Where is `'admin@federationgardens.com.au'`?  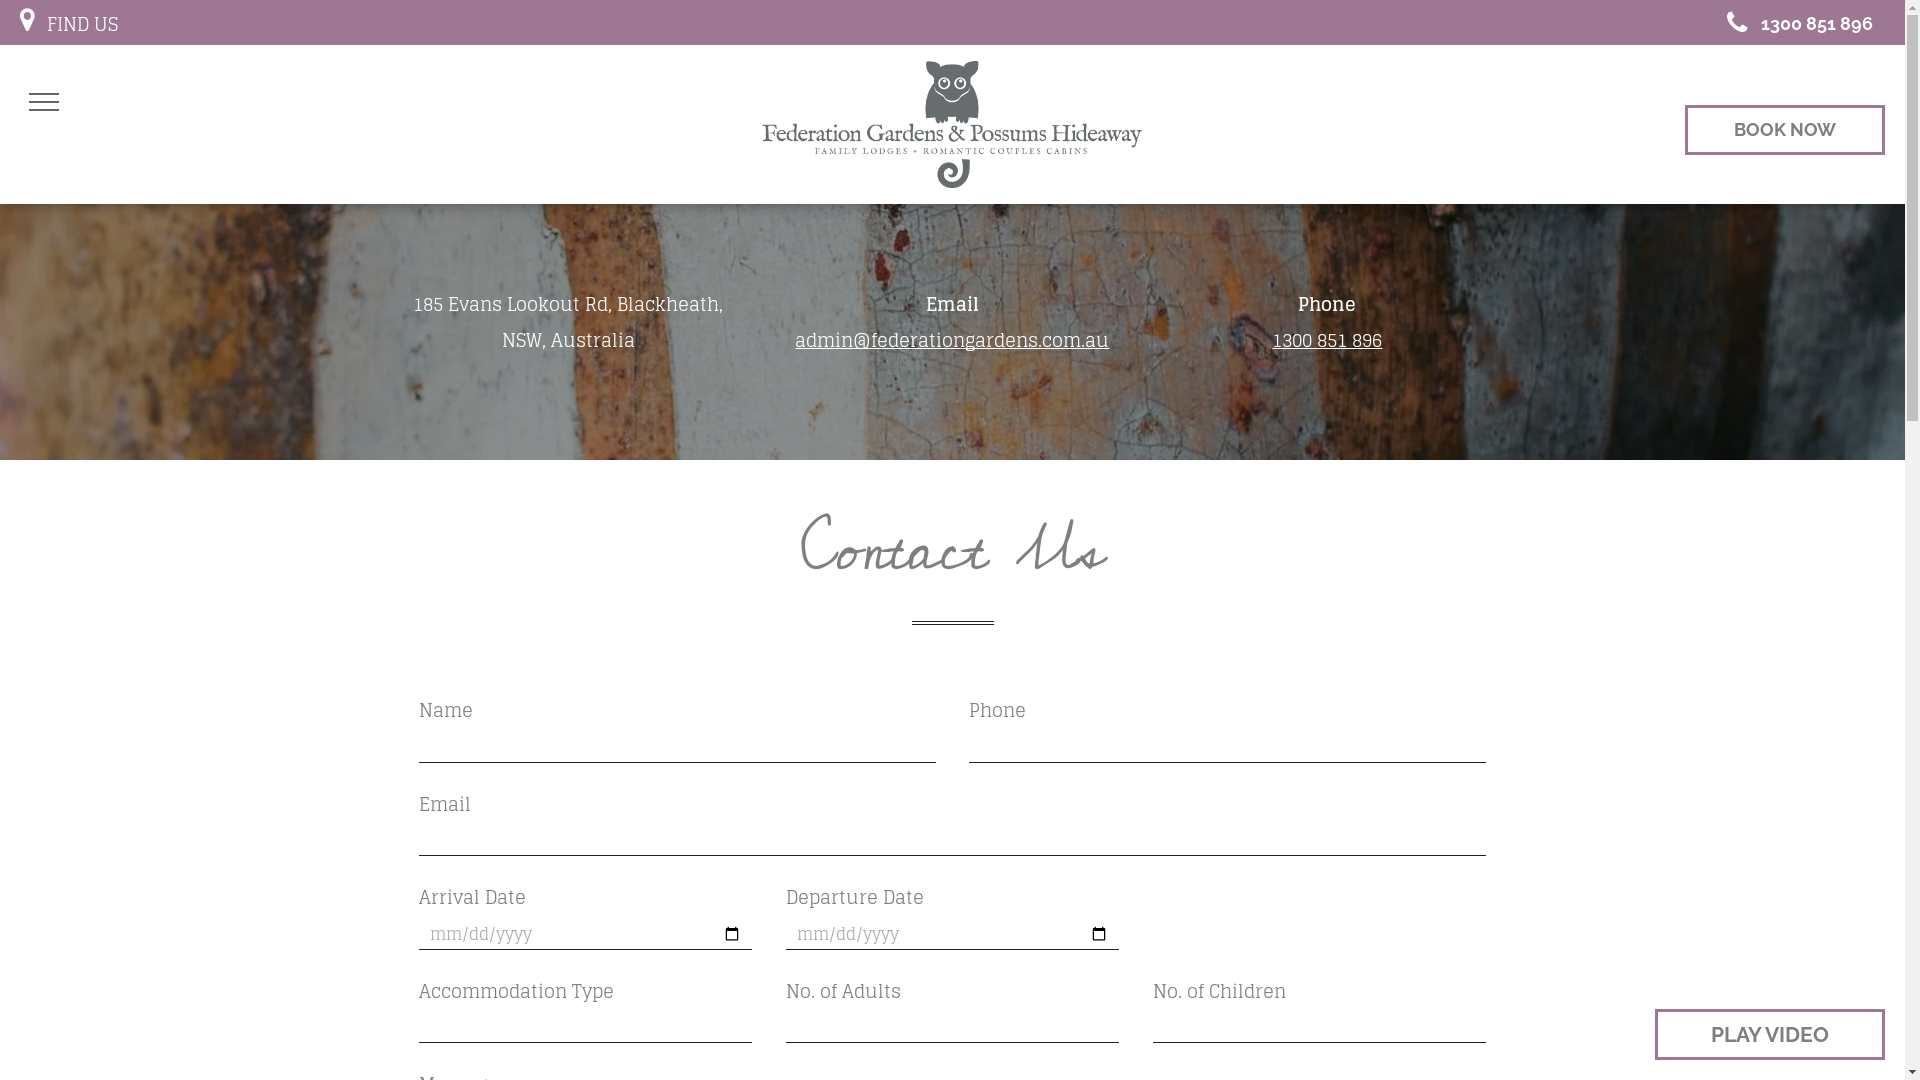 'admin@federationgardens.com.au' is located at coordinates (950, 338).